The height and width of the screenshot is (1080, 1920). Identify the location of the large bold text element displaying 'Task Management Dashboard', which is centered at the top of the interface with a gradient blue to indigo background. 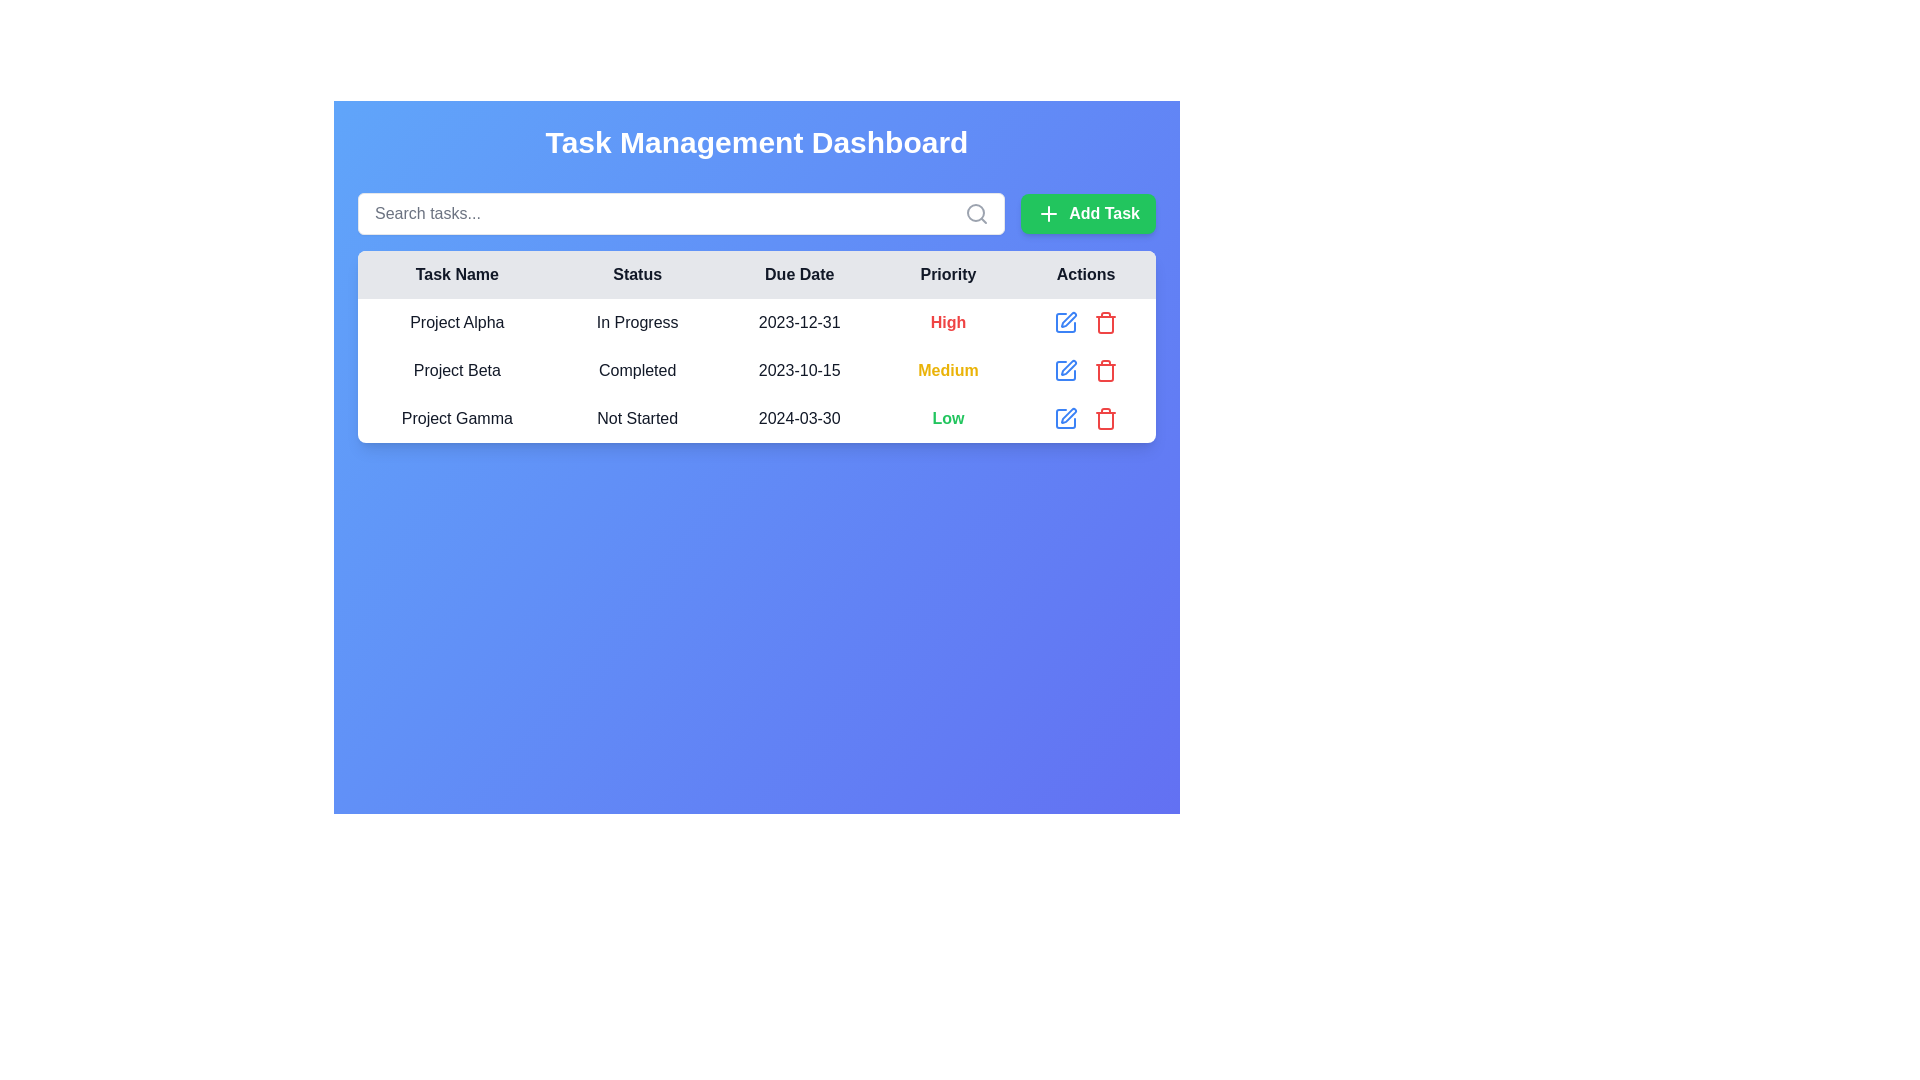
(756, 141).